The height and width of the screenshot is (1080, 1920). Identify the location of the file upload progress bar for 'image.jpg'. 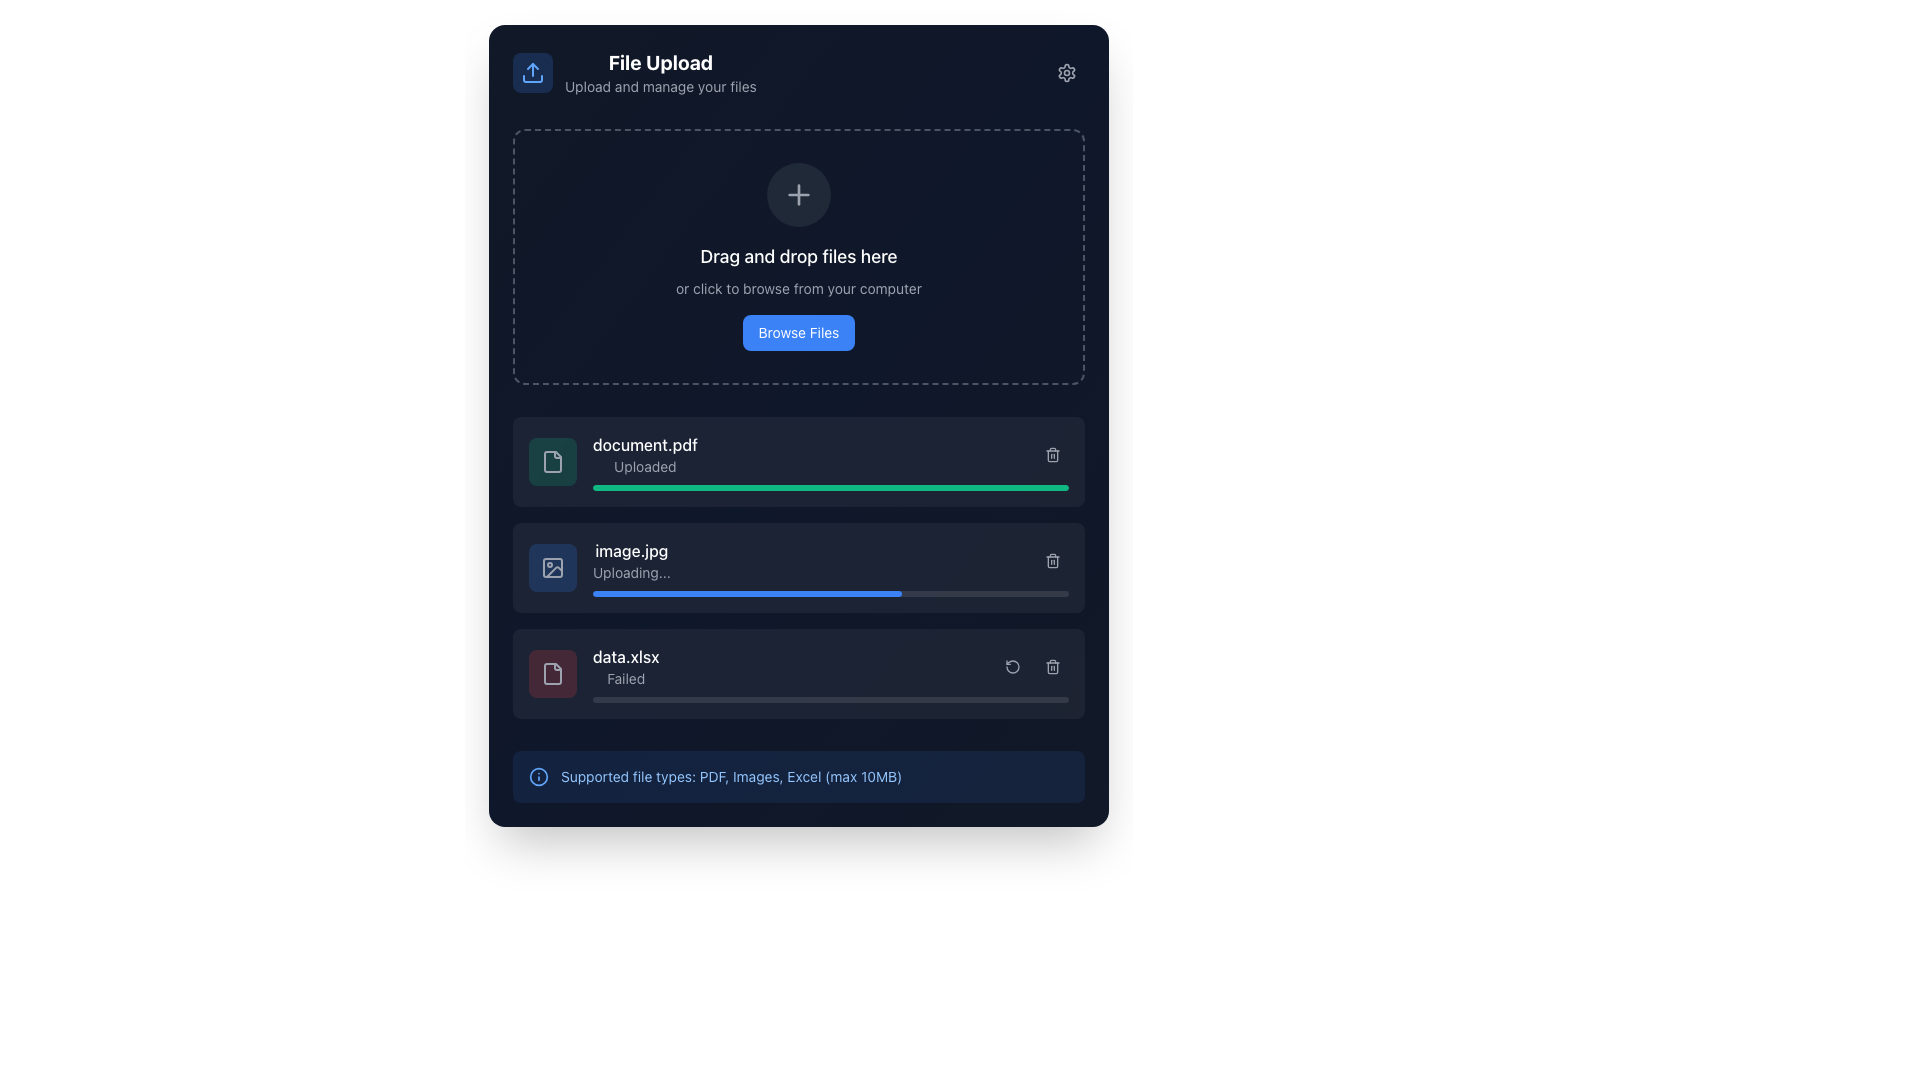
(797, 567).